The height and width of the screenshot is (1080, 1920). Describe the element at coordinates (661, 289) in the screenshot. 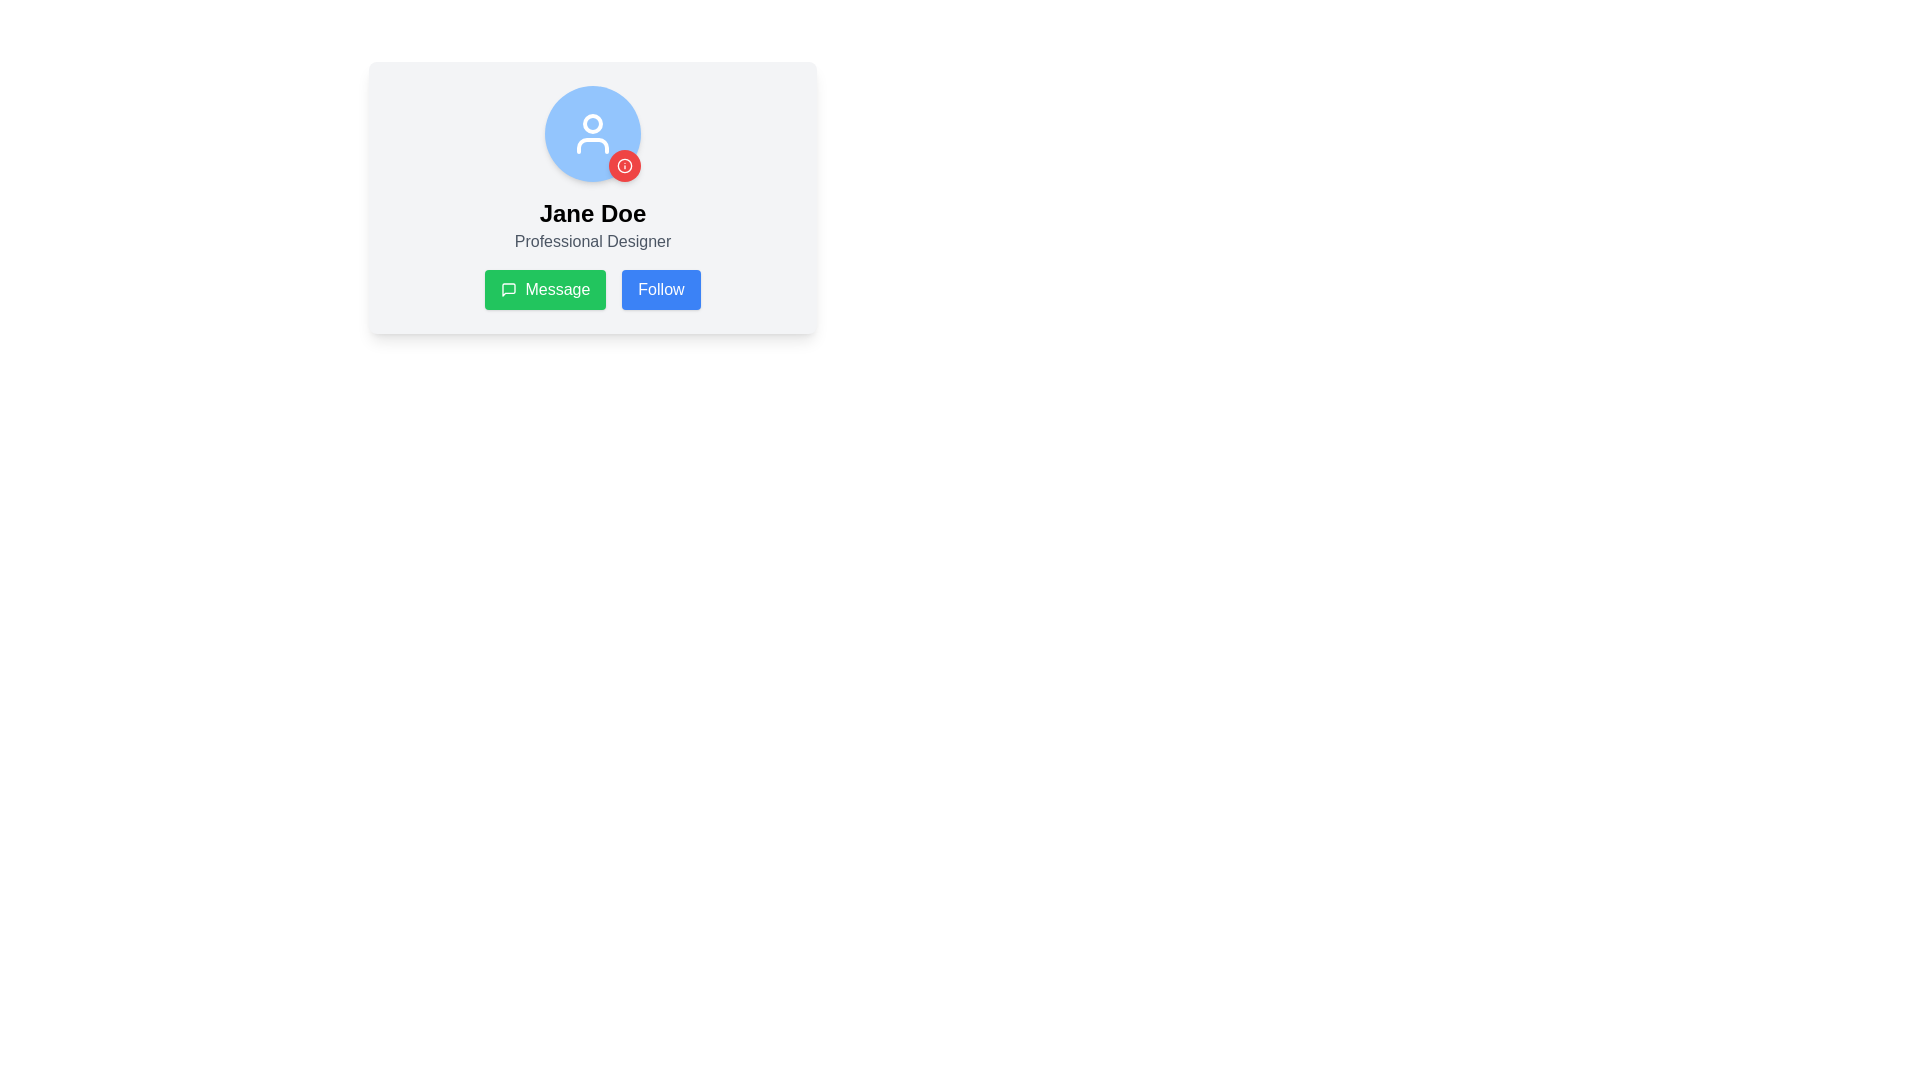

I see `the 'Follow' button located to the right of the green 'Message' button to follow the displayed profile` at that location.